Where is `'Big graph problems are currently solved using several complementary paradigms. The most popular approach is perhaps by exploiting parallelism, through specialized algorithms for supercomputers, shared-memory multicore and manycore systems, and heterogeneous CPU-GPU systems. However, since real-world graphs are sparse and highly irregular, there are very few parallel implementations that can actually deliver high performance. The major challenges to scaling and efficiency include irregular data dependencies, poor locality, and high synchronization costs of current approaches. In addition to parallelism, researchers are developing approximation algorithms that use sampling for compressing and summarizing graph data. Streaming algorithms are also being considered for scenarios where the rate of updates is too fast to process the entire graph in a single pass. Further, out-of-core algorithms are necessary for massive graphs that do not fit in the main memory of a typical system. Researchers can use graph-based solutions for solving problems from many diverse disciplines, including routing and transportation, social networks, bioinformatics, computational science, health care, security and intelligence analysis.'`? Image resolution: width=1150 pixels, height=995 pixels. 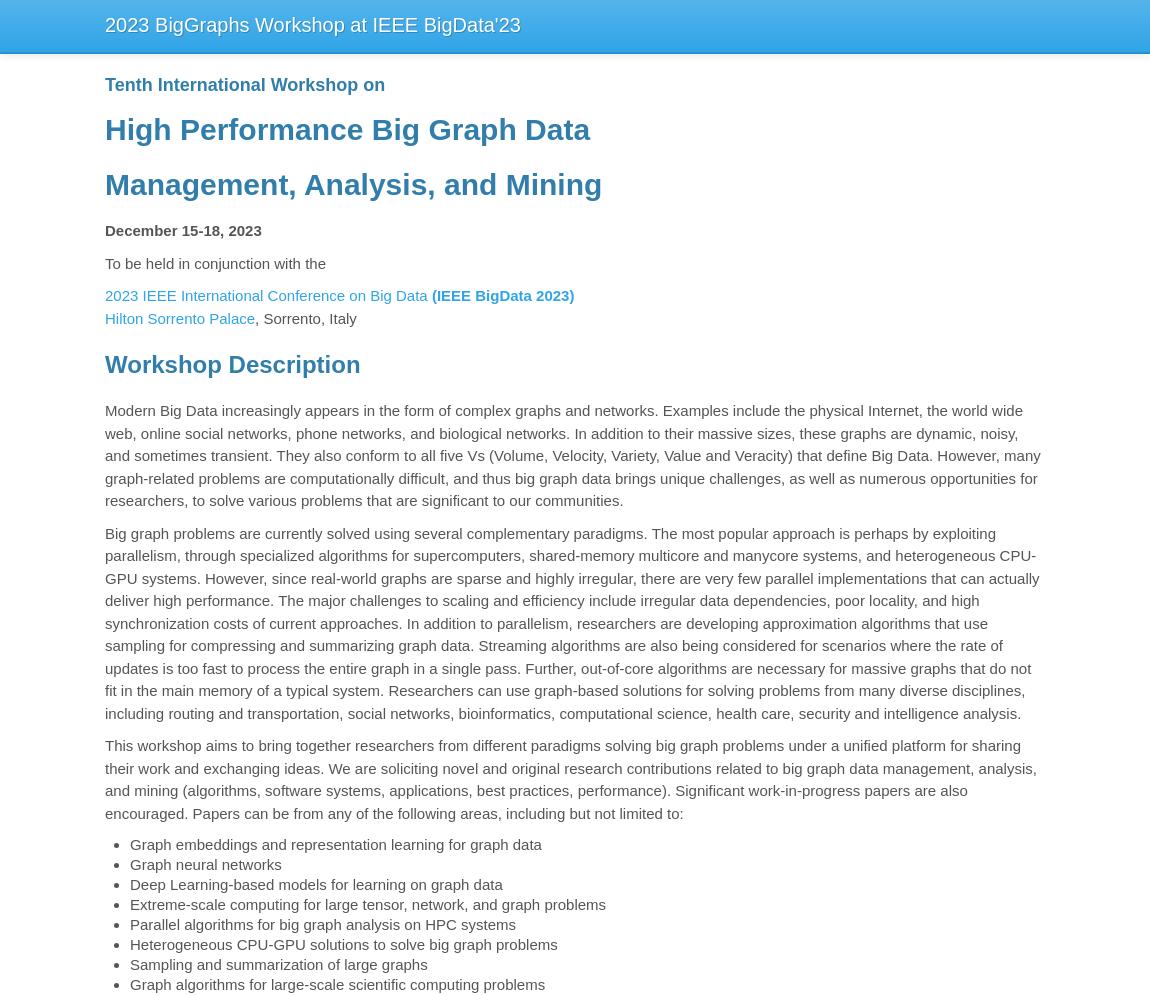 'Big graph problems are currently solved using several complementary paradigms. The most popular approach is perhaps by exploiting parallelism, through specialized algorithms for supercomputers, shared-memory multicore and manycore systems, and heterogeneous CPU-GPU systems. However, since real-world graphs are sparse and highly irregular, there are very few parallel implementations that can actually deliver high performance. The major challenges to scaling and efficiency include irregular data dependencies, poor locality, and high synchronization costs of current approaches. In addition to parallelism, researchers are developing approximation algorithms that use sampling for compressing and summarizing graph data. Streaming algorithms are also being considered for scenarios where the rate of updates is too fast to process the entire graph in a single pass. Further, out-of-core algorithms are necessary for massive graphs that do not fit in the main memory of a typical system. Researchers can use graph-based solutions for solving problems from many diverse disciplines, including routing and transportation, social networks, bioinformatics, computational science, health care, security and intelligence analysis.' is located at coordinates (572, 622).